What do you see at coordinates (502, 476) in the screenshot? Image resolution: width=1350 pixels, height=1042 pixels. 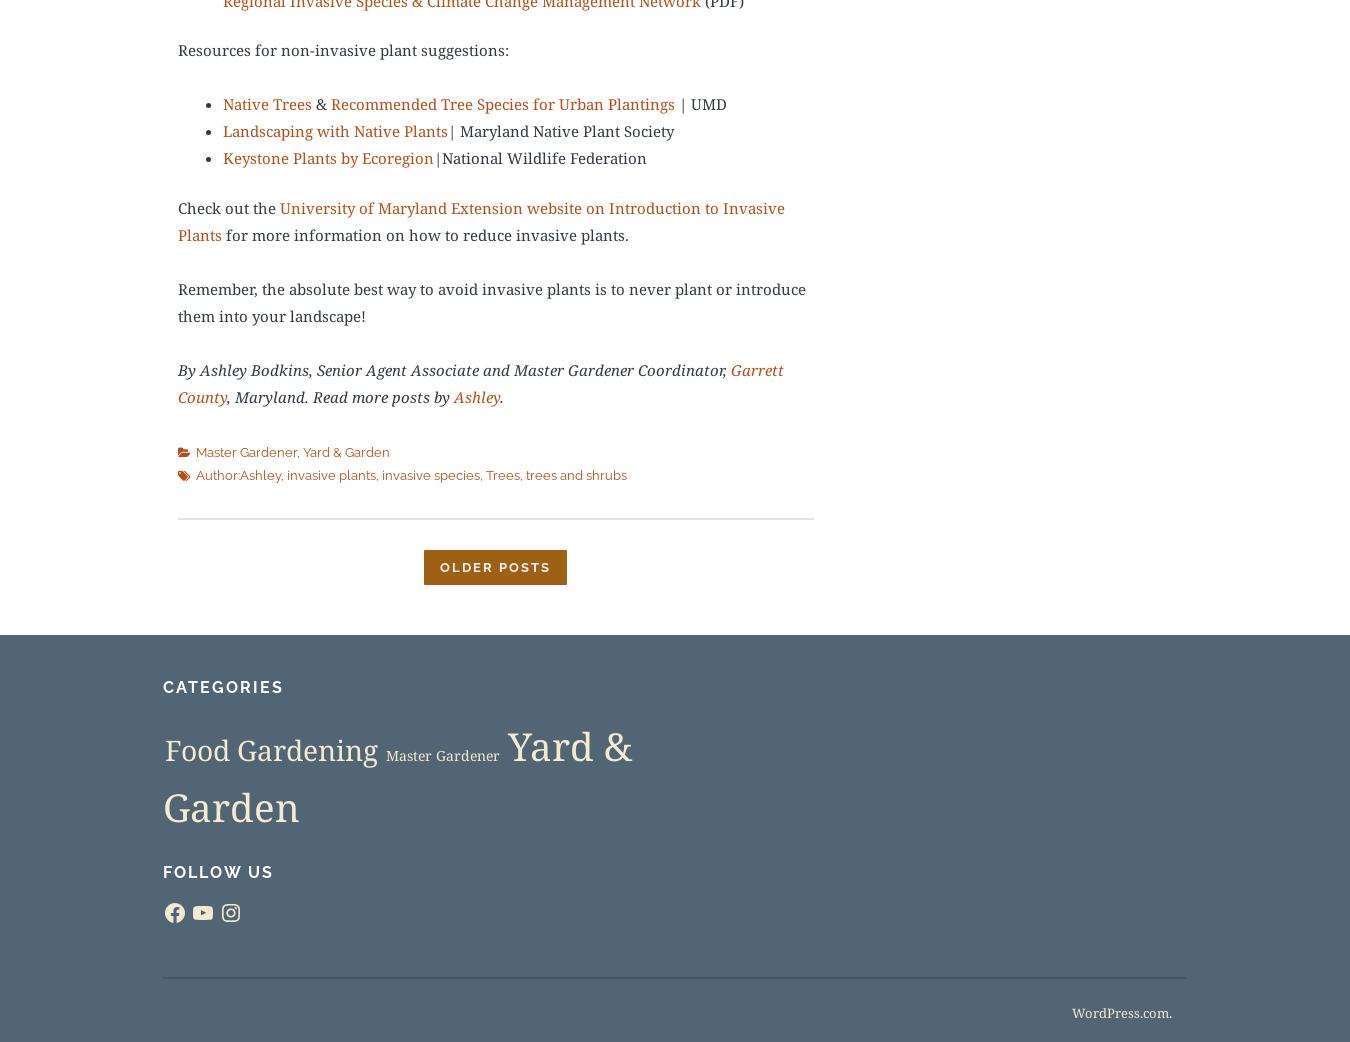 I see `'Trees'` at bounding box center [502, 476].